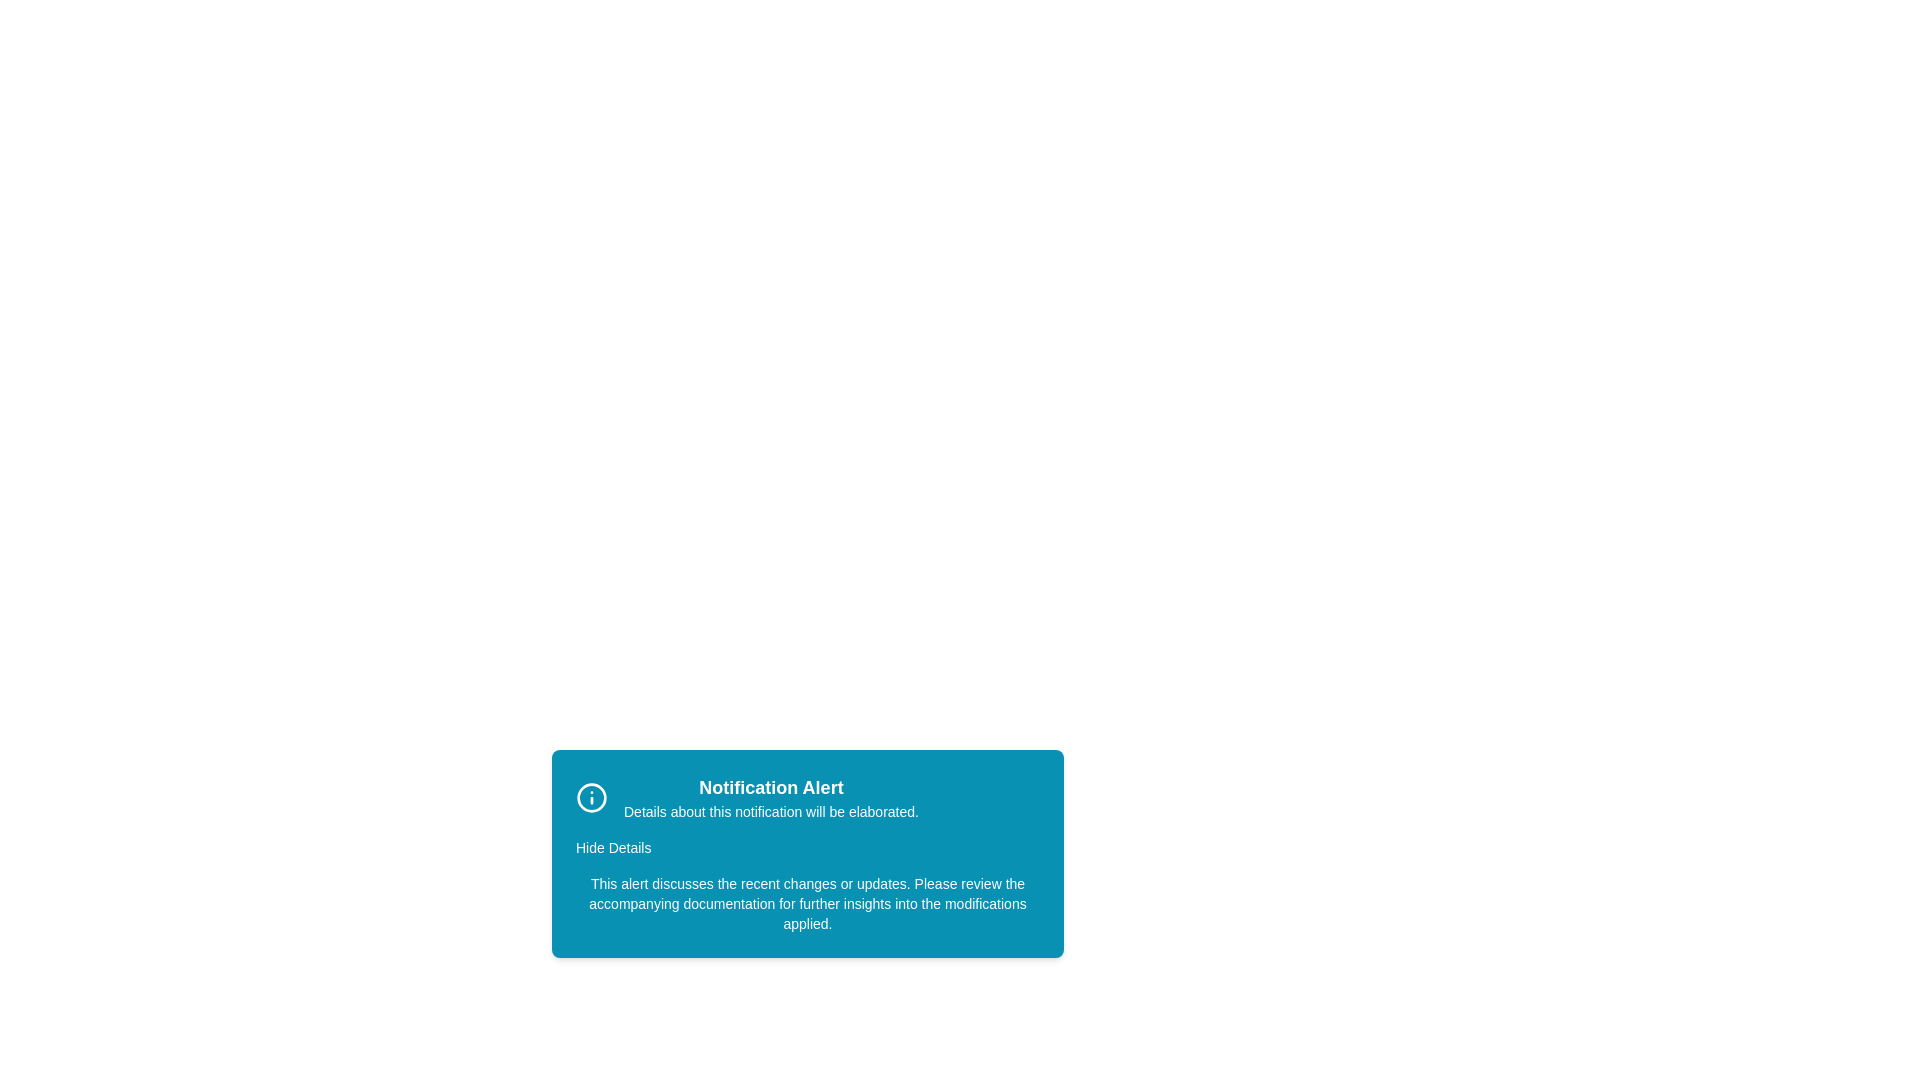 Image resolution: width=1920 pixels, height=1080 pixels. I want to click on the text 'Details about this notification will be elaborated.' in the alert, so click(623, 801).